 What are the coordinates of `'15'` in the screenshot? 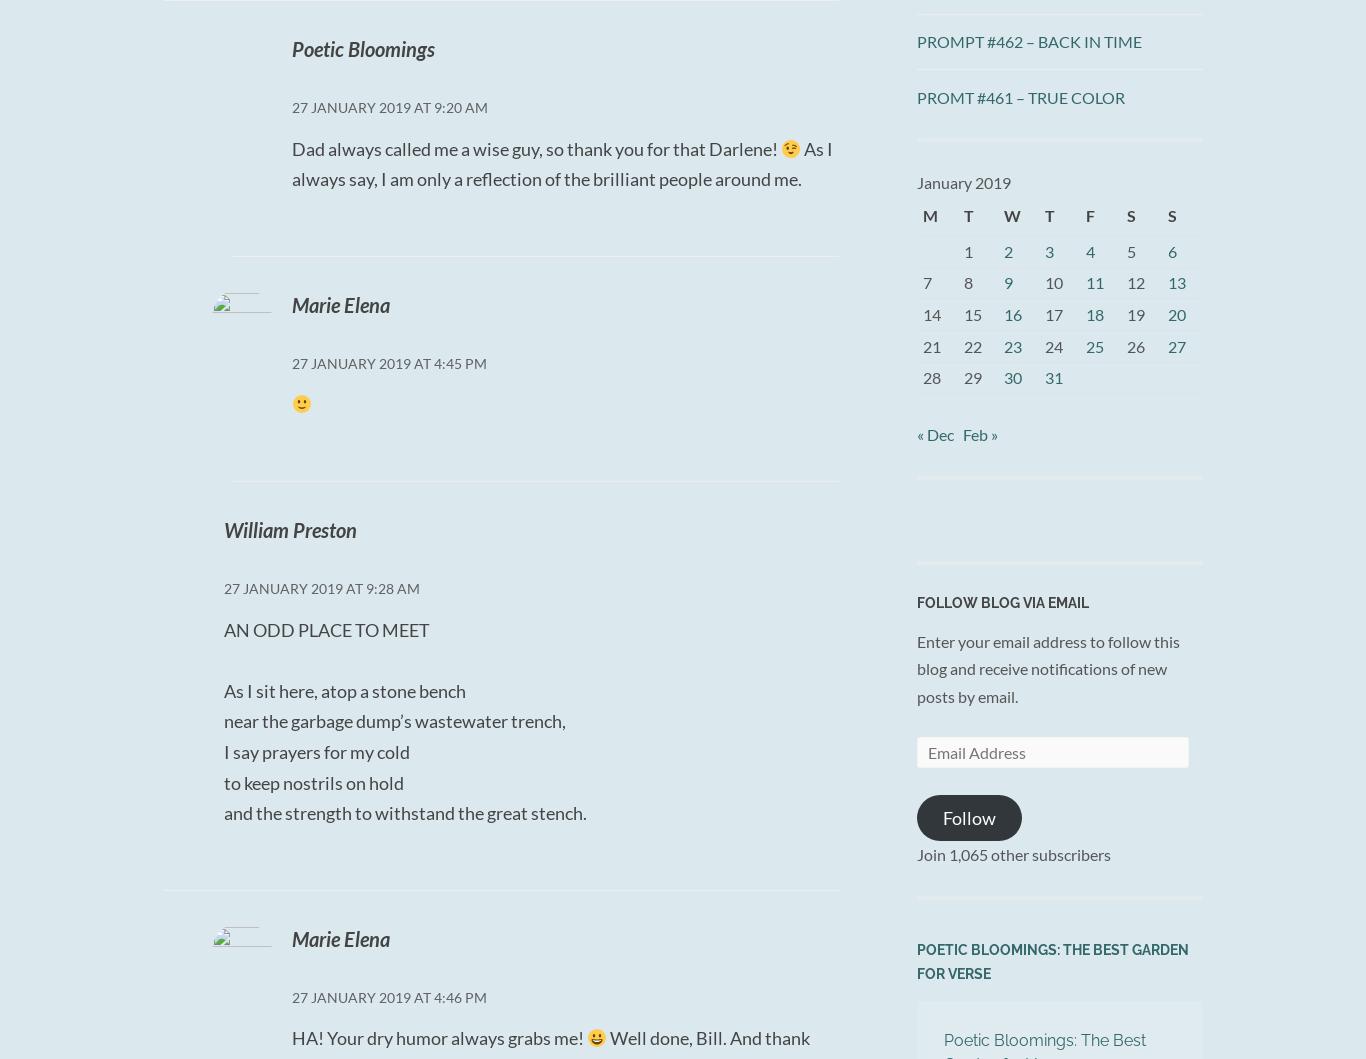 It's located at (963, 314).